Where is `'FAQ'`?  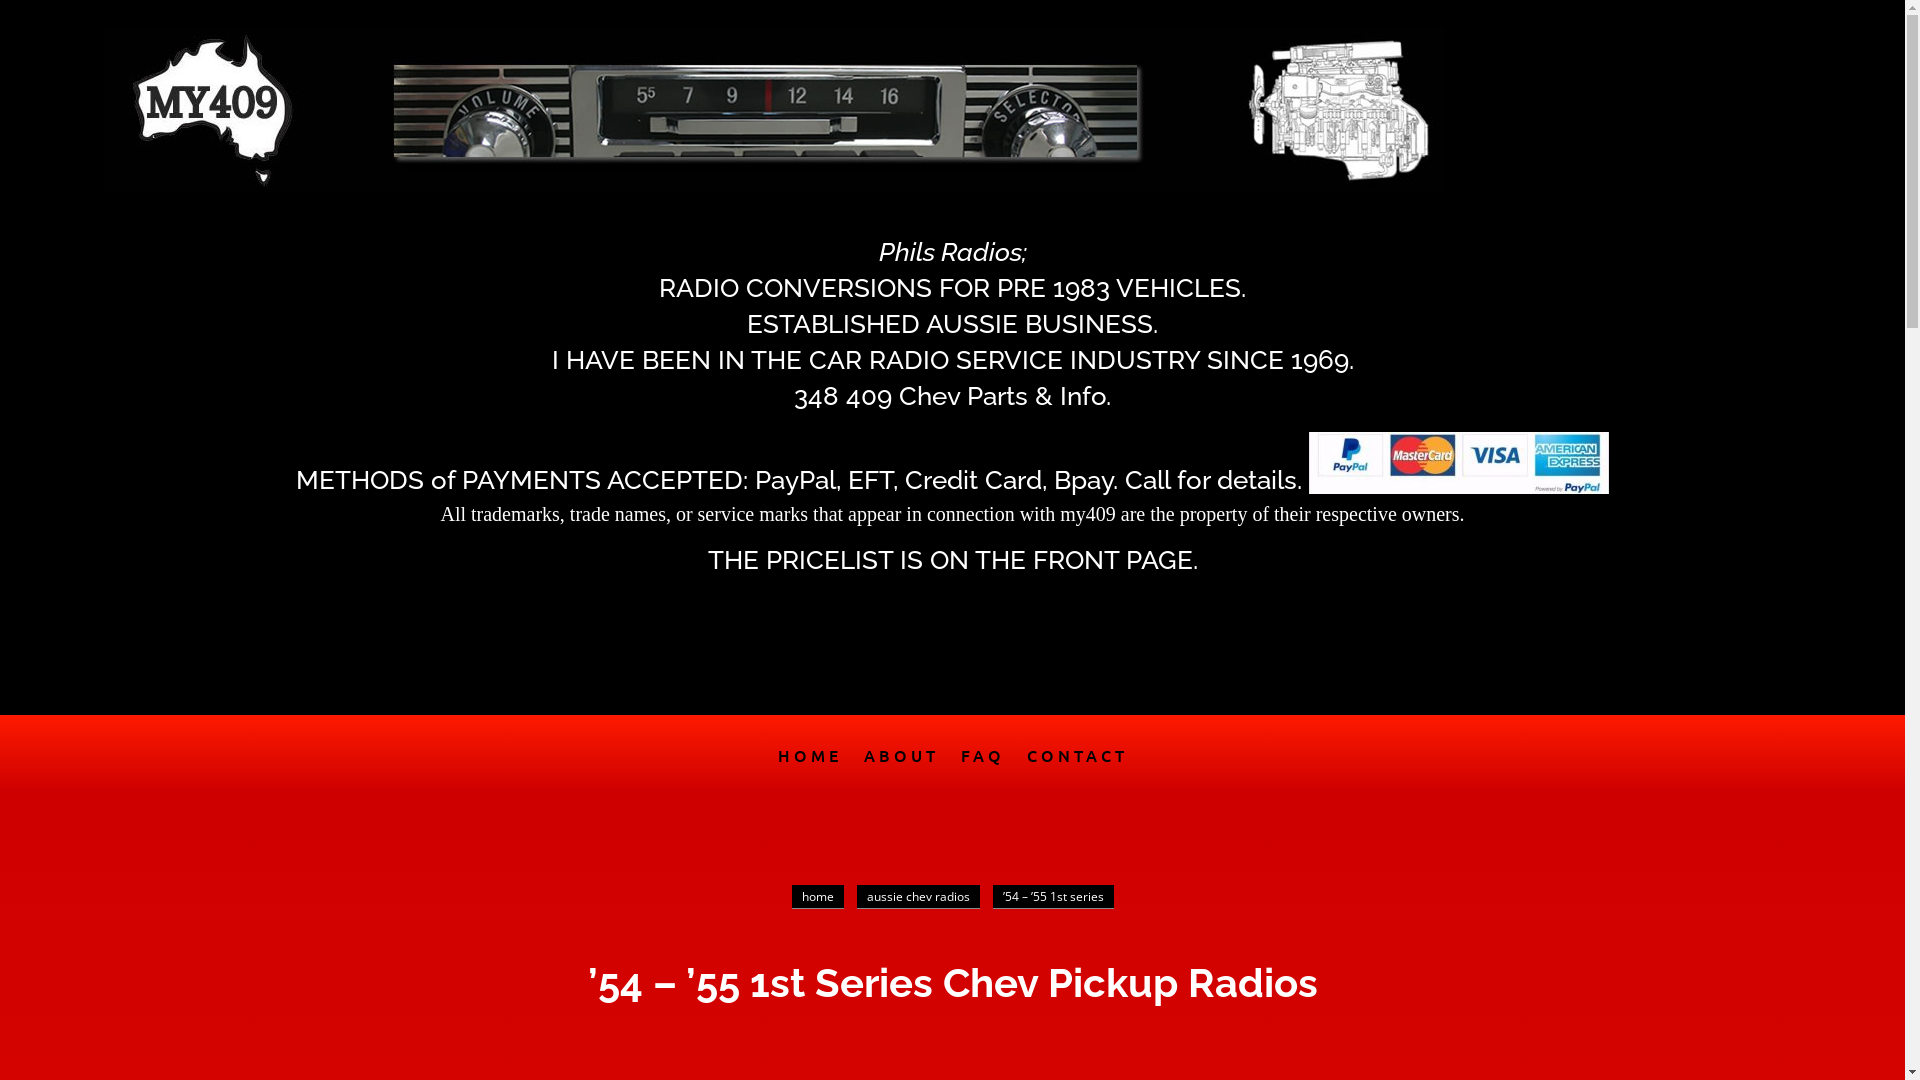
'FAQ' is located at coordinates (960, 768).